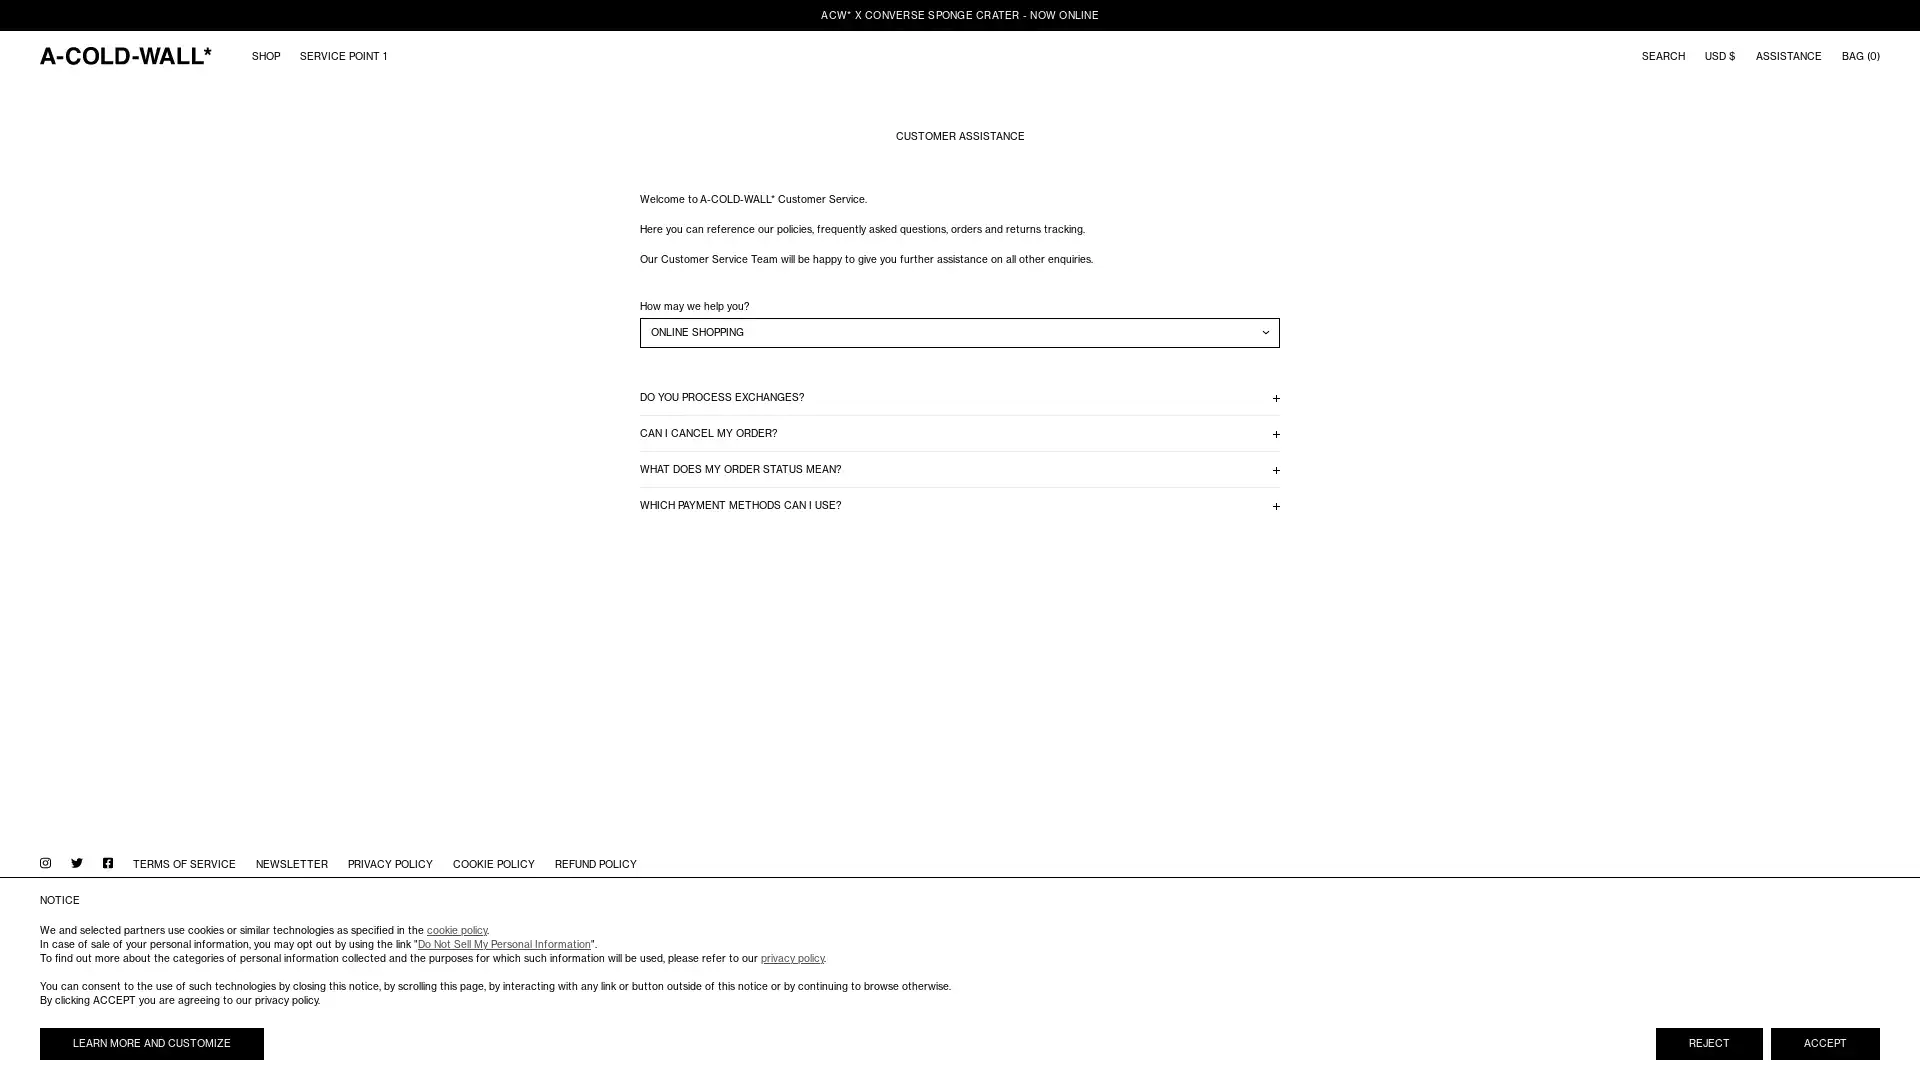 Image resolution: width=1920 pixels, height=1080 pixels. Describe the element at coordinates (960, 432) in the screenshot. I see `CAN I CANCEL MY ORDER?` at that location.